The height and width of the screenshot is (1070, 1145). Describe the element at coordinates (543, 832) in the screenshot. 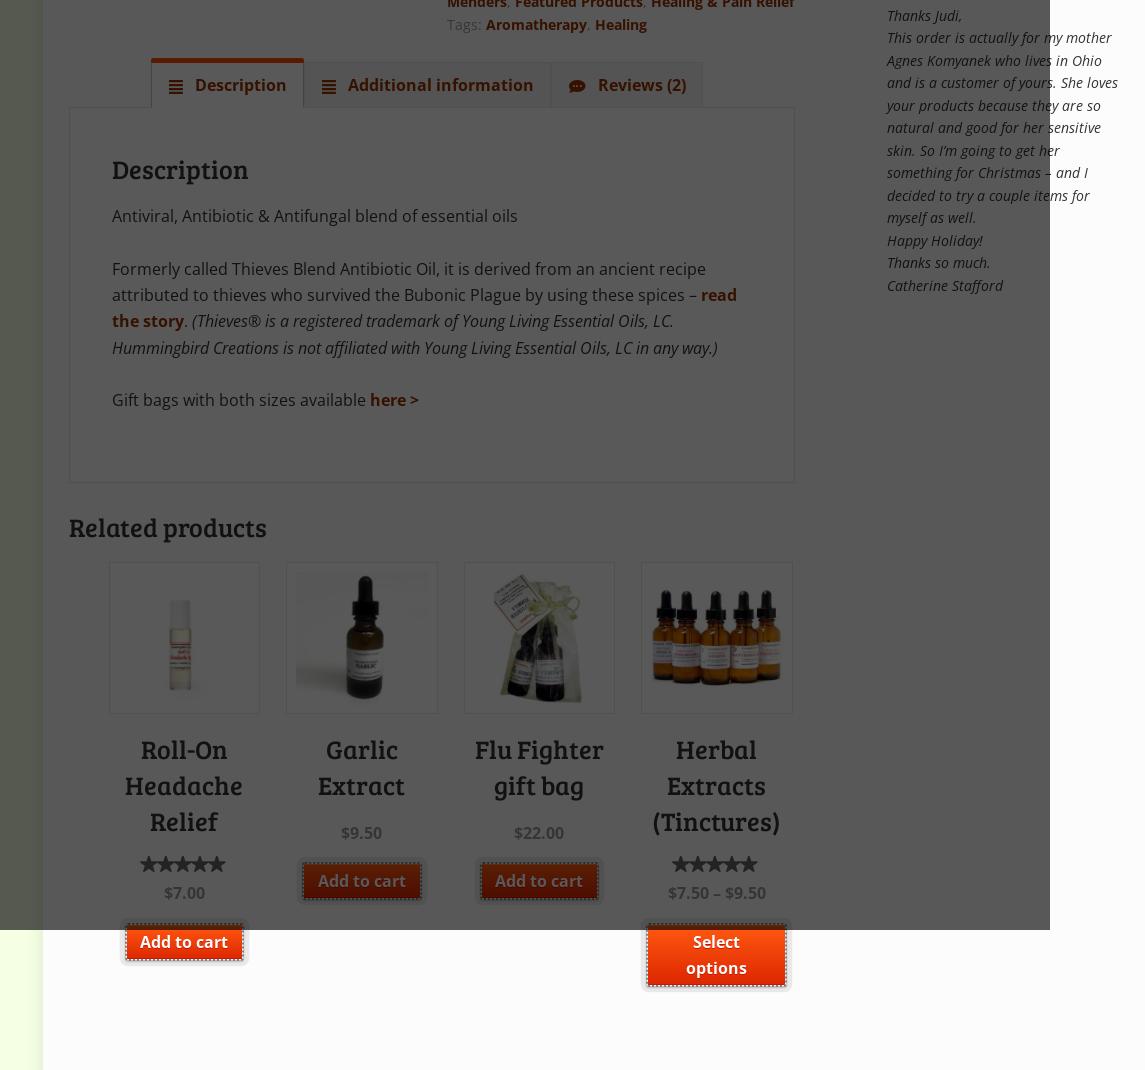

I see `'22.00'` at that location.